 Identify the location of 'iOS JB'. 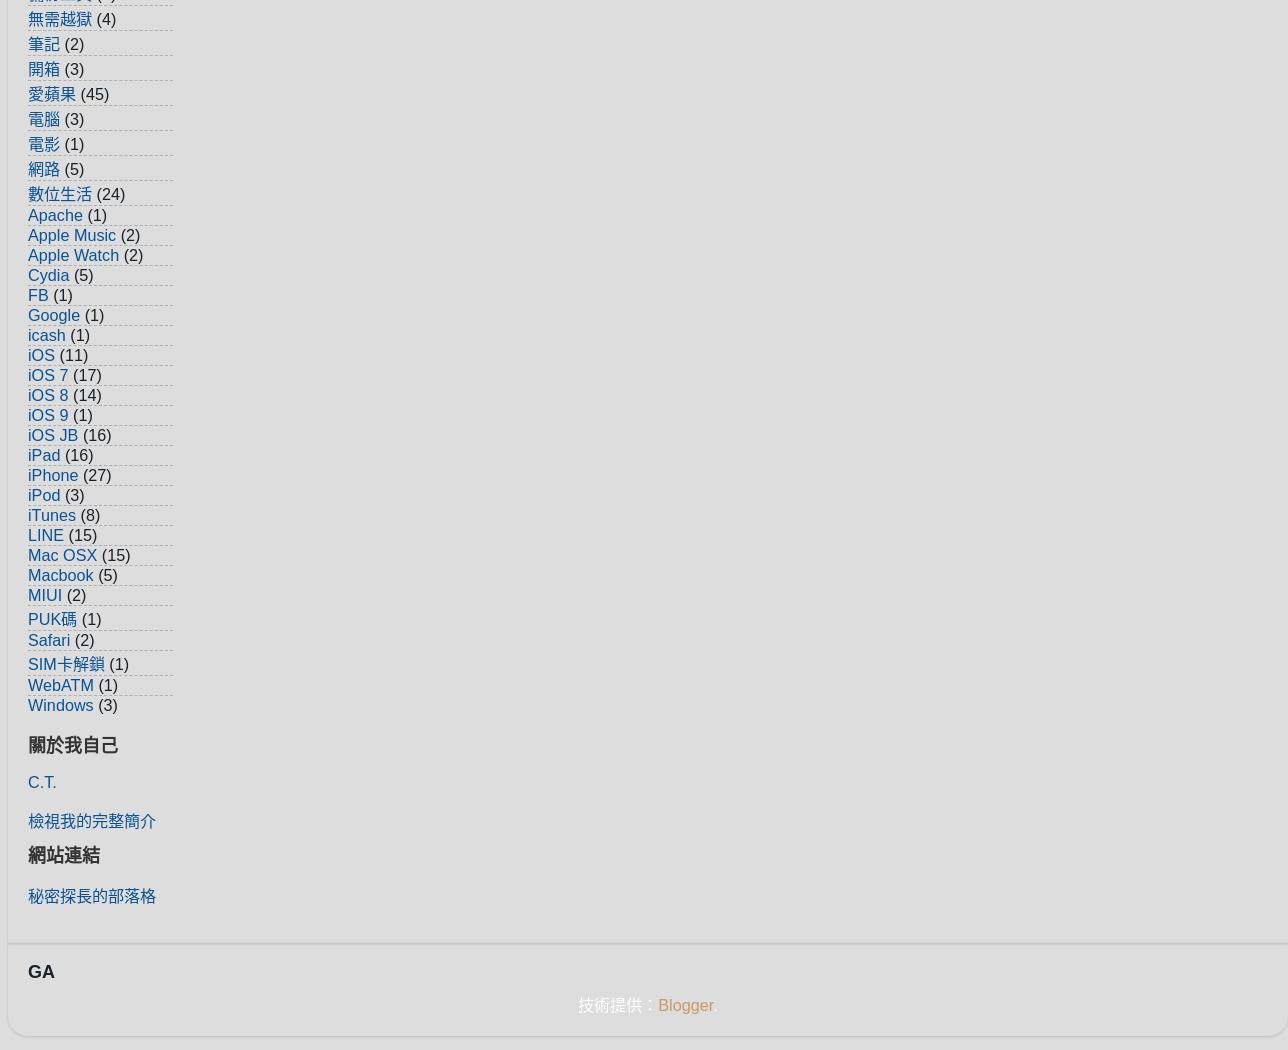
(52, 432).